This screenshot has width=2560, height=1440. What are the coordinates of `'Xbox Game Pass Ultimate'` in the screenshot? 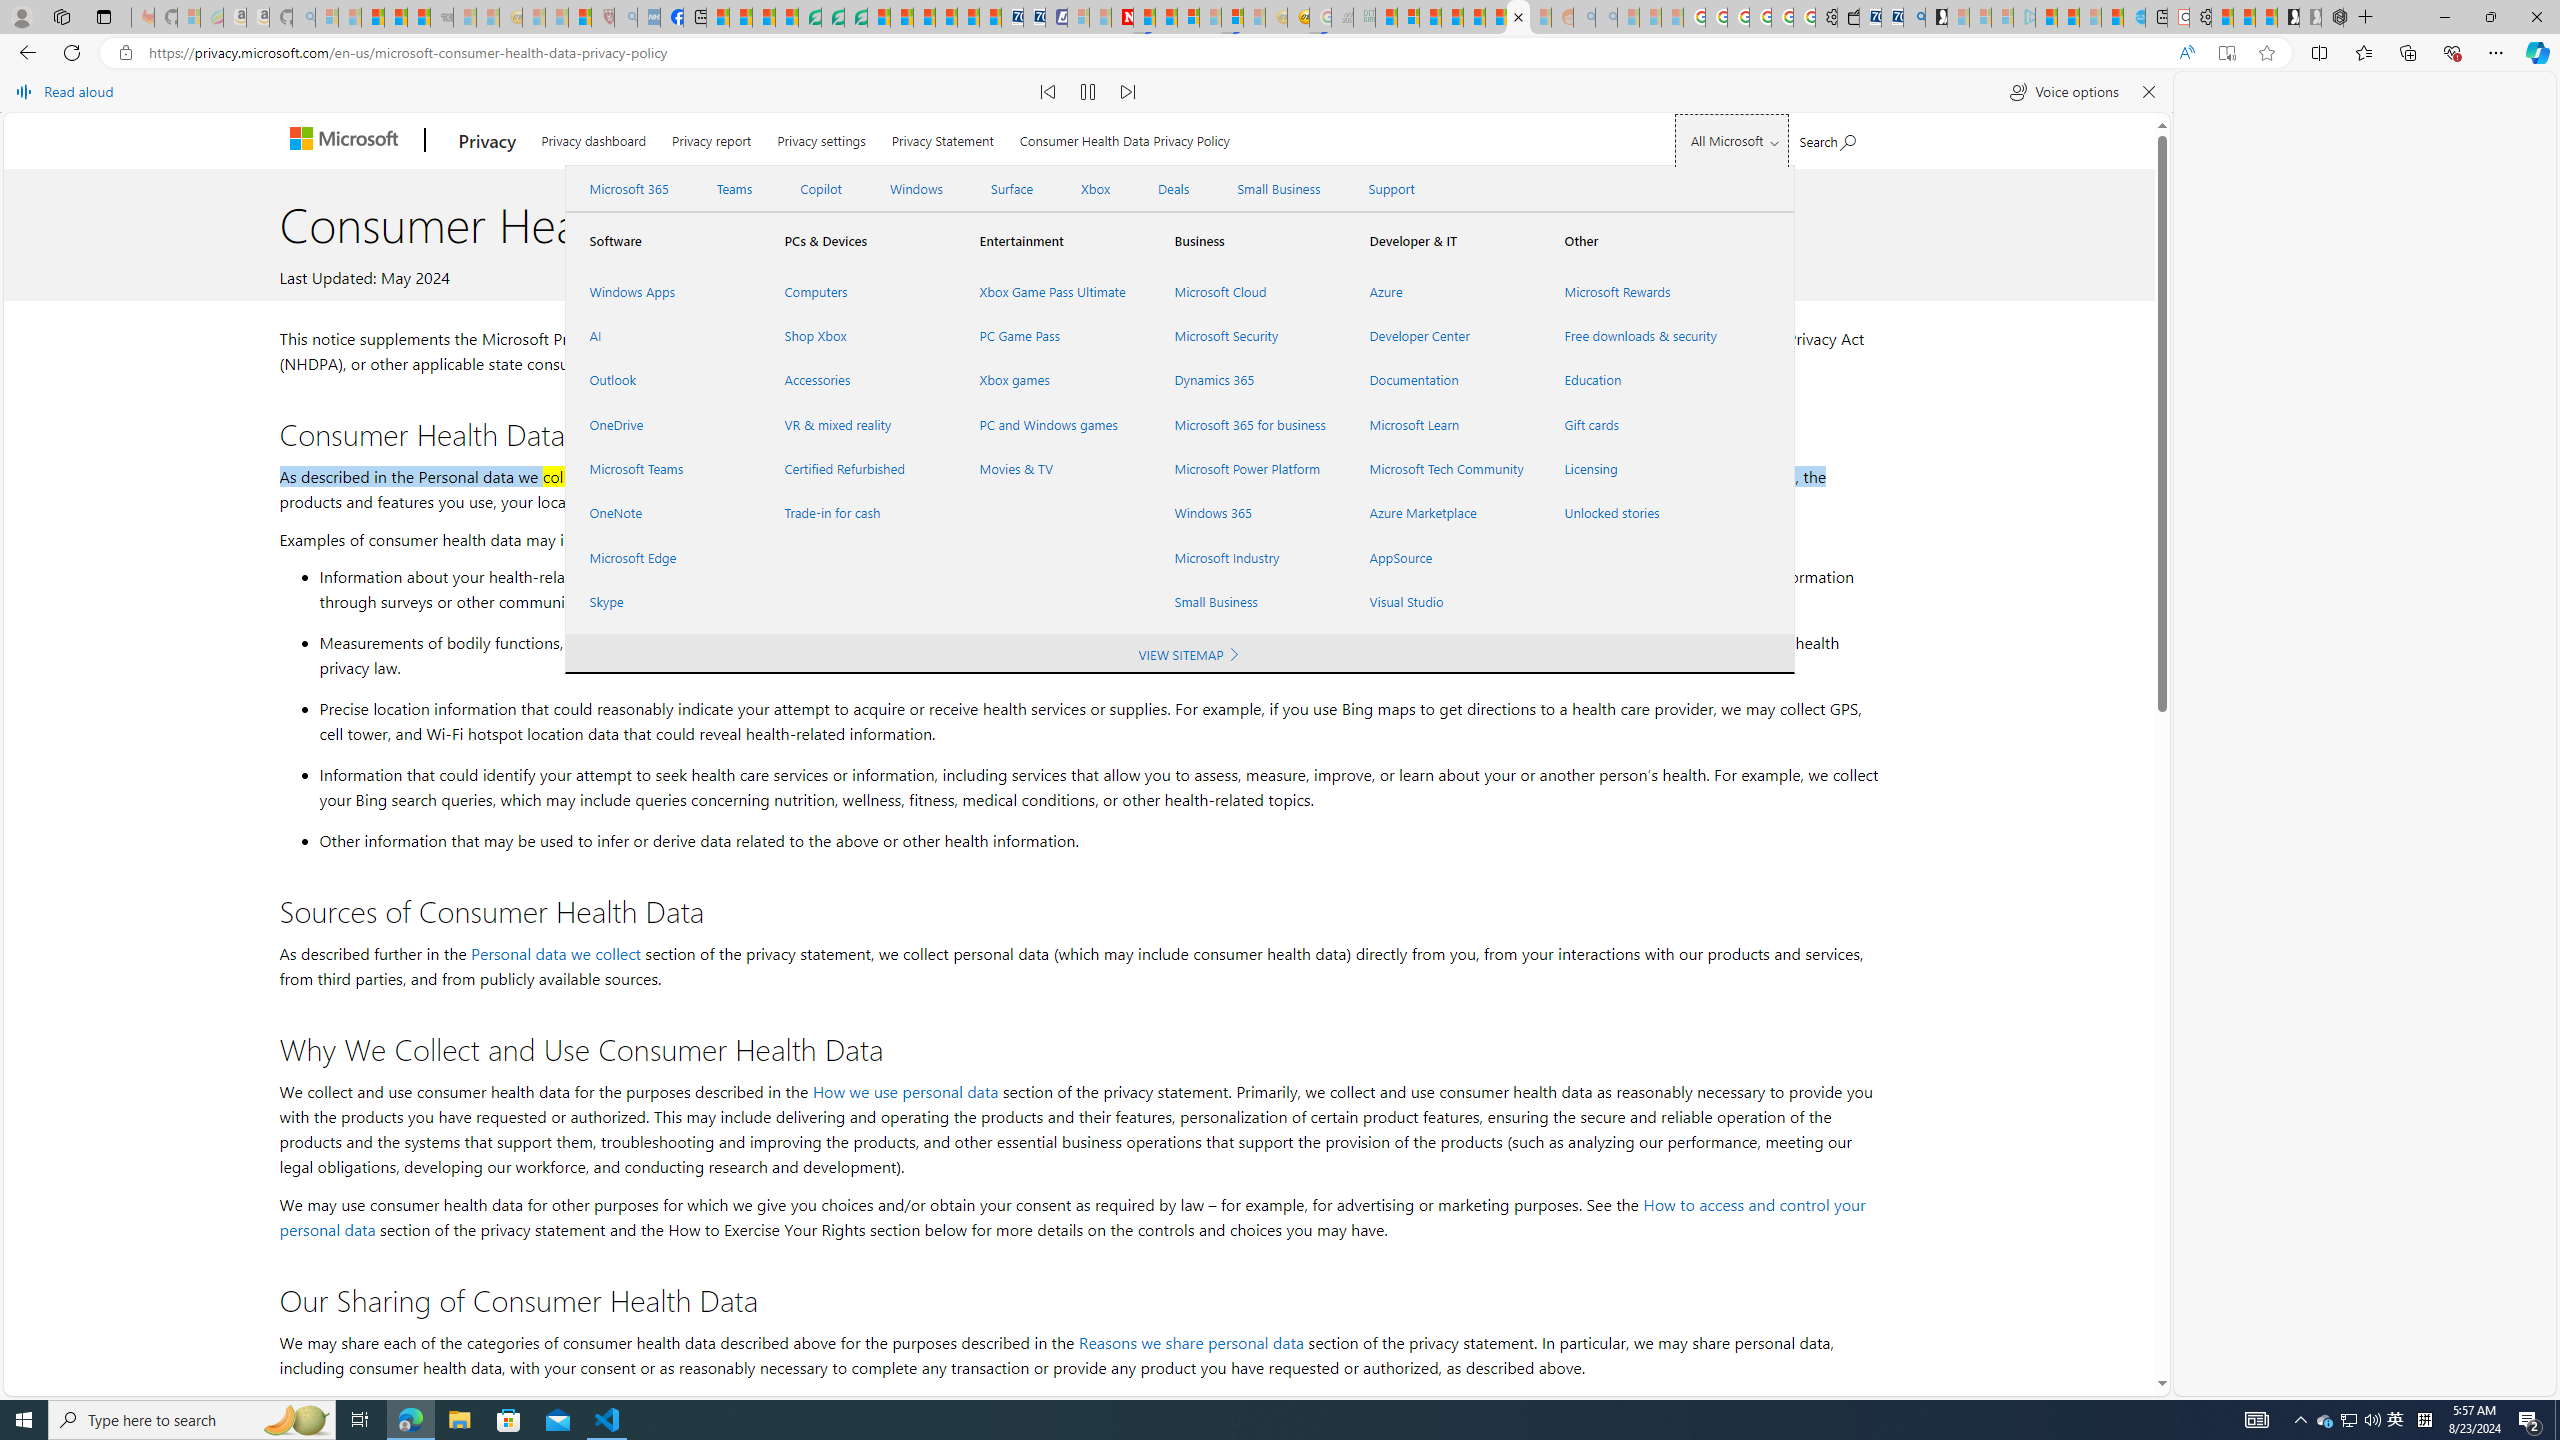 It's located at (1052, 291).